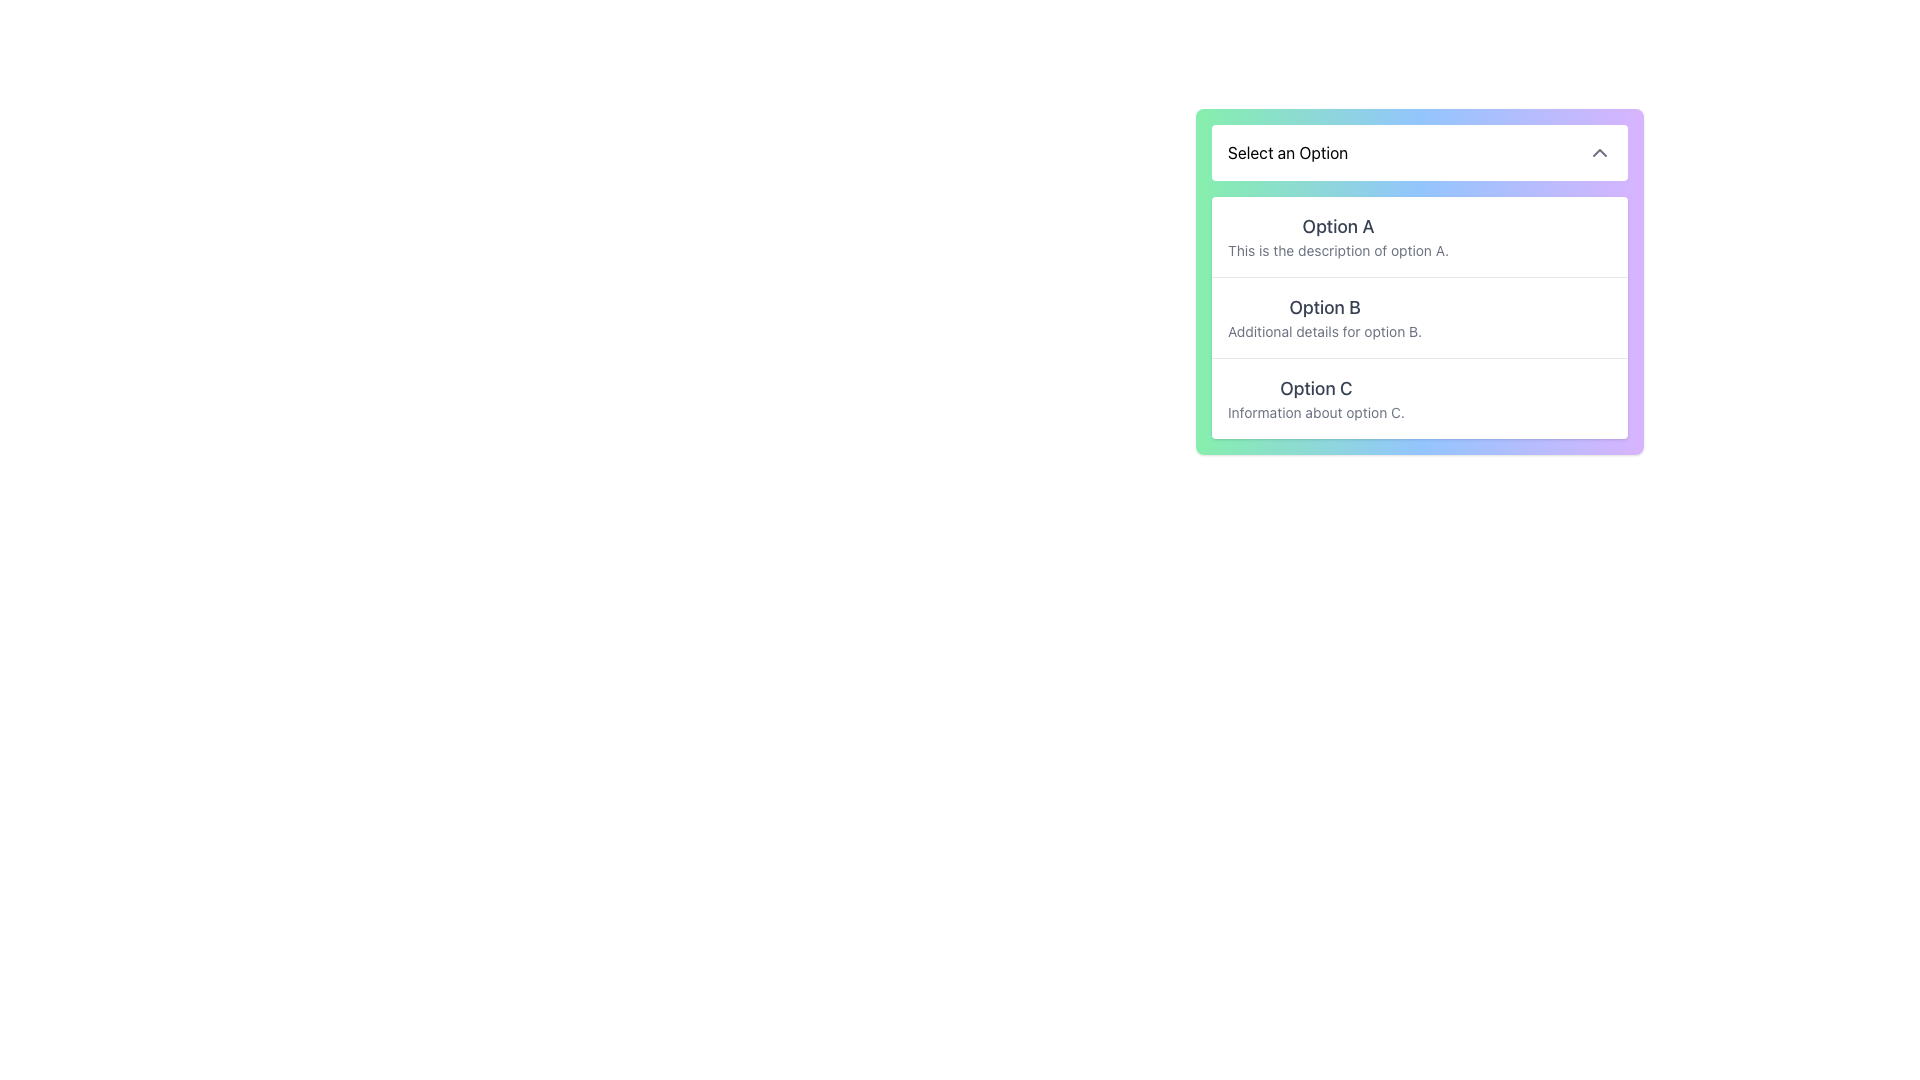  Describe the element at coordinates (1419, 235) in the screenshot. I see `the first selectable option in the dropdown list labeled 'Option A'` at that location.